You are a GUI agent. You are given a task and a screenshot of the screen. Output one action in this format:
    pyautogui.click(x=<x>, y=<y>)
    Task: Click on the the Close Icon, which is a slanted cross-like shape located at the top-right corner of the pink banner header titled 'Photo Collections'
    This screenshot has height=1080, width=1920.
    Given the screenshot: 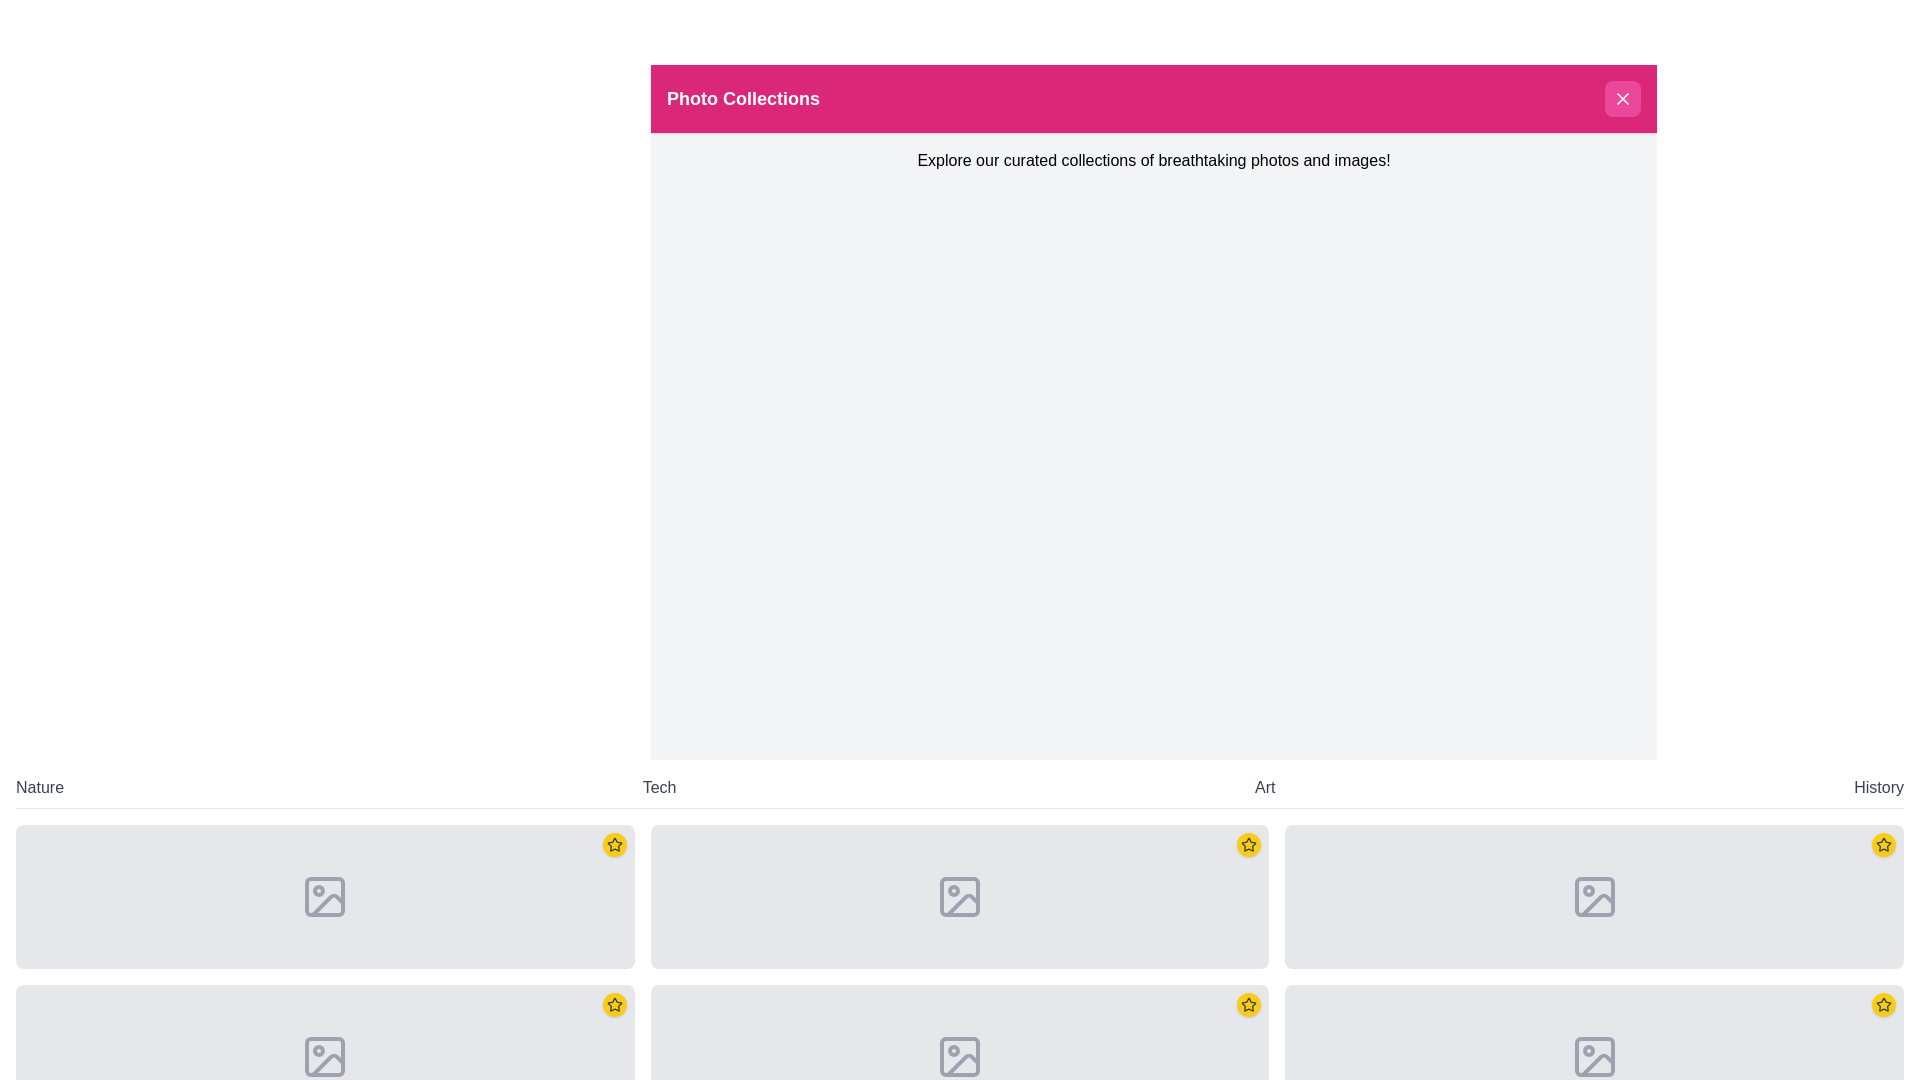 What is the action you would take?
    pyautogui.click(x=1622, y=99)
    